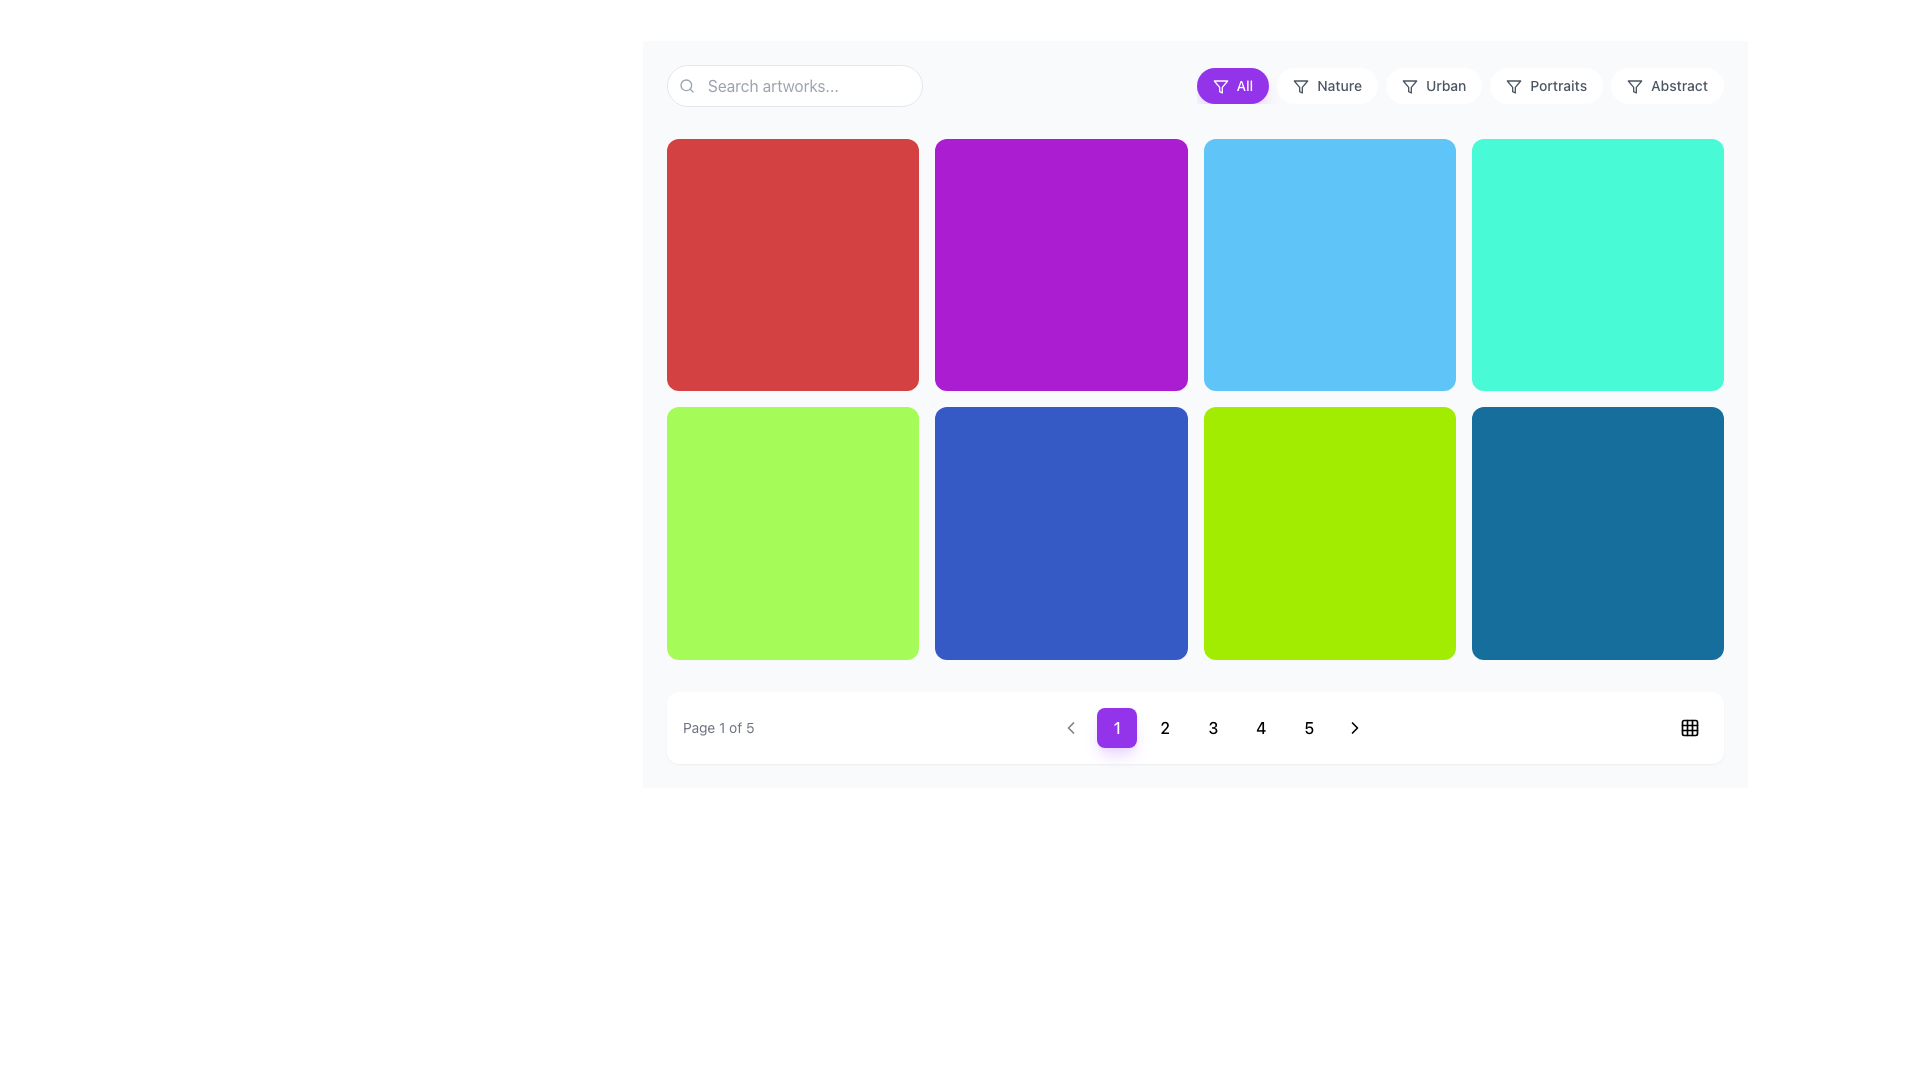  I want to click on the square-shaped button displaying the number '4' with a white background and black text, so click(1260, 727).